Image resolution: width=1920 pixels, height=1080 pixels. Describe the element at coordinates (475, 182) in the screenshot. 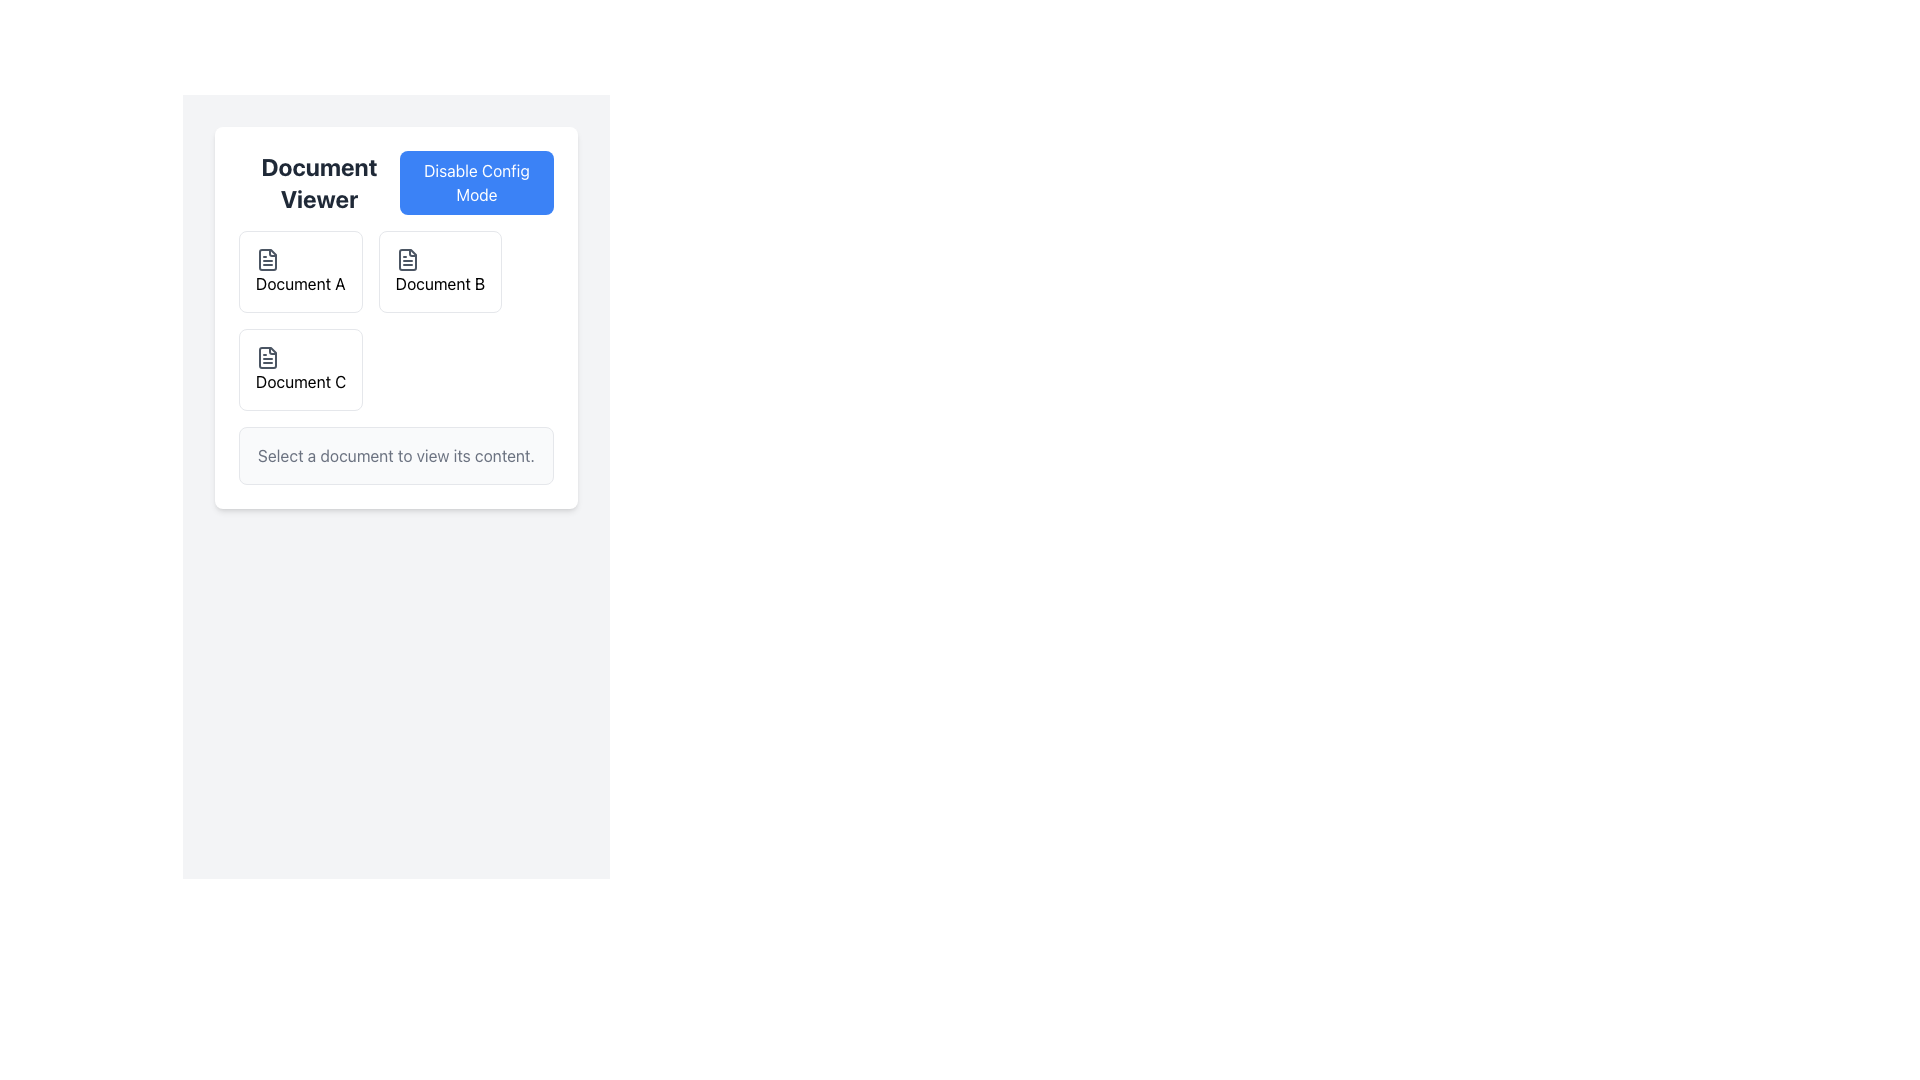

I see `the button labeled 'Disable Config Mode' which has a blue background and white text to observe the hover effect` at that location.